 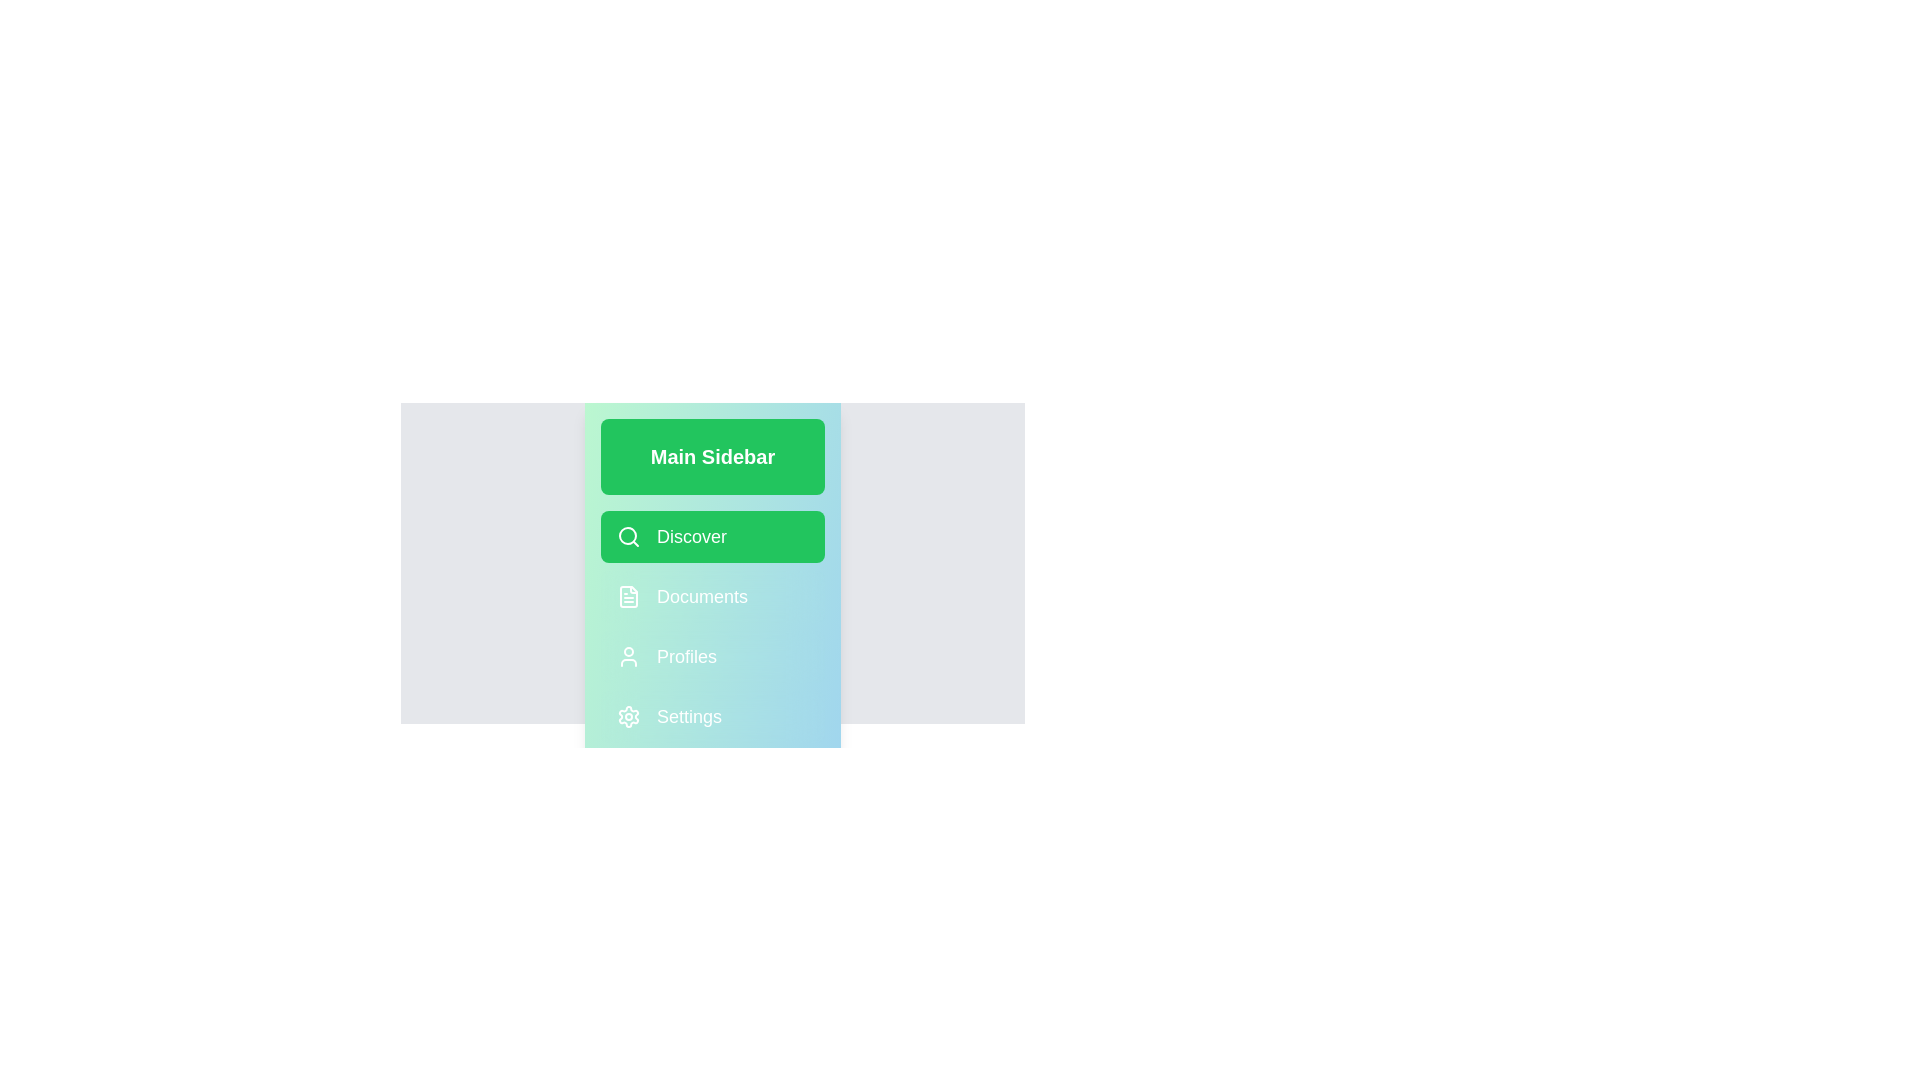 I want to click on the 'Documents' button in the sidebar menu, so click(x=713, y=596).